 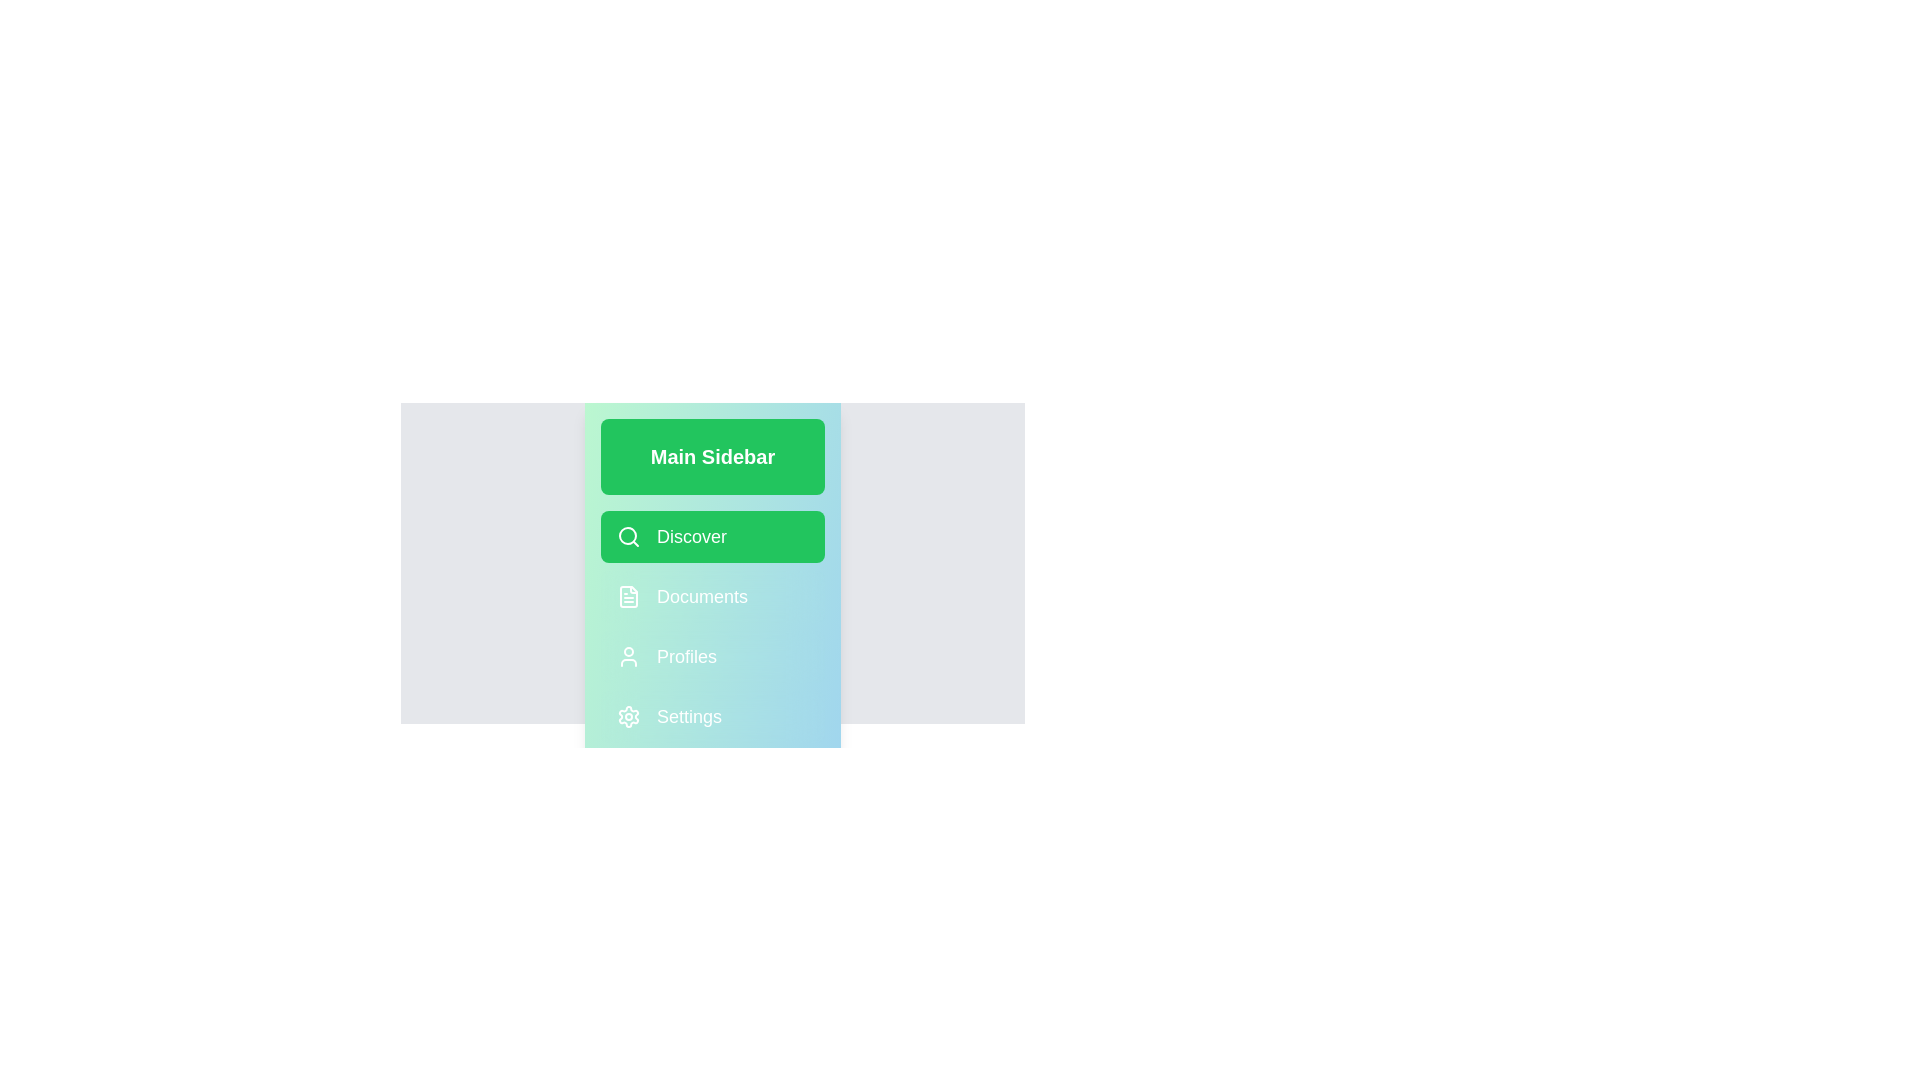 I want to click on the 'Documents' button in the sidebar menu, so click(x=713, y=596).